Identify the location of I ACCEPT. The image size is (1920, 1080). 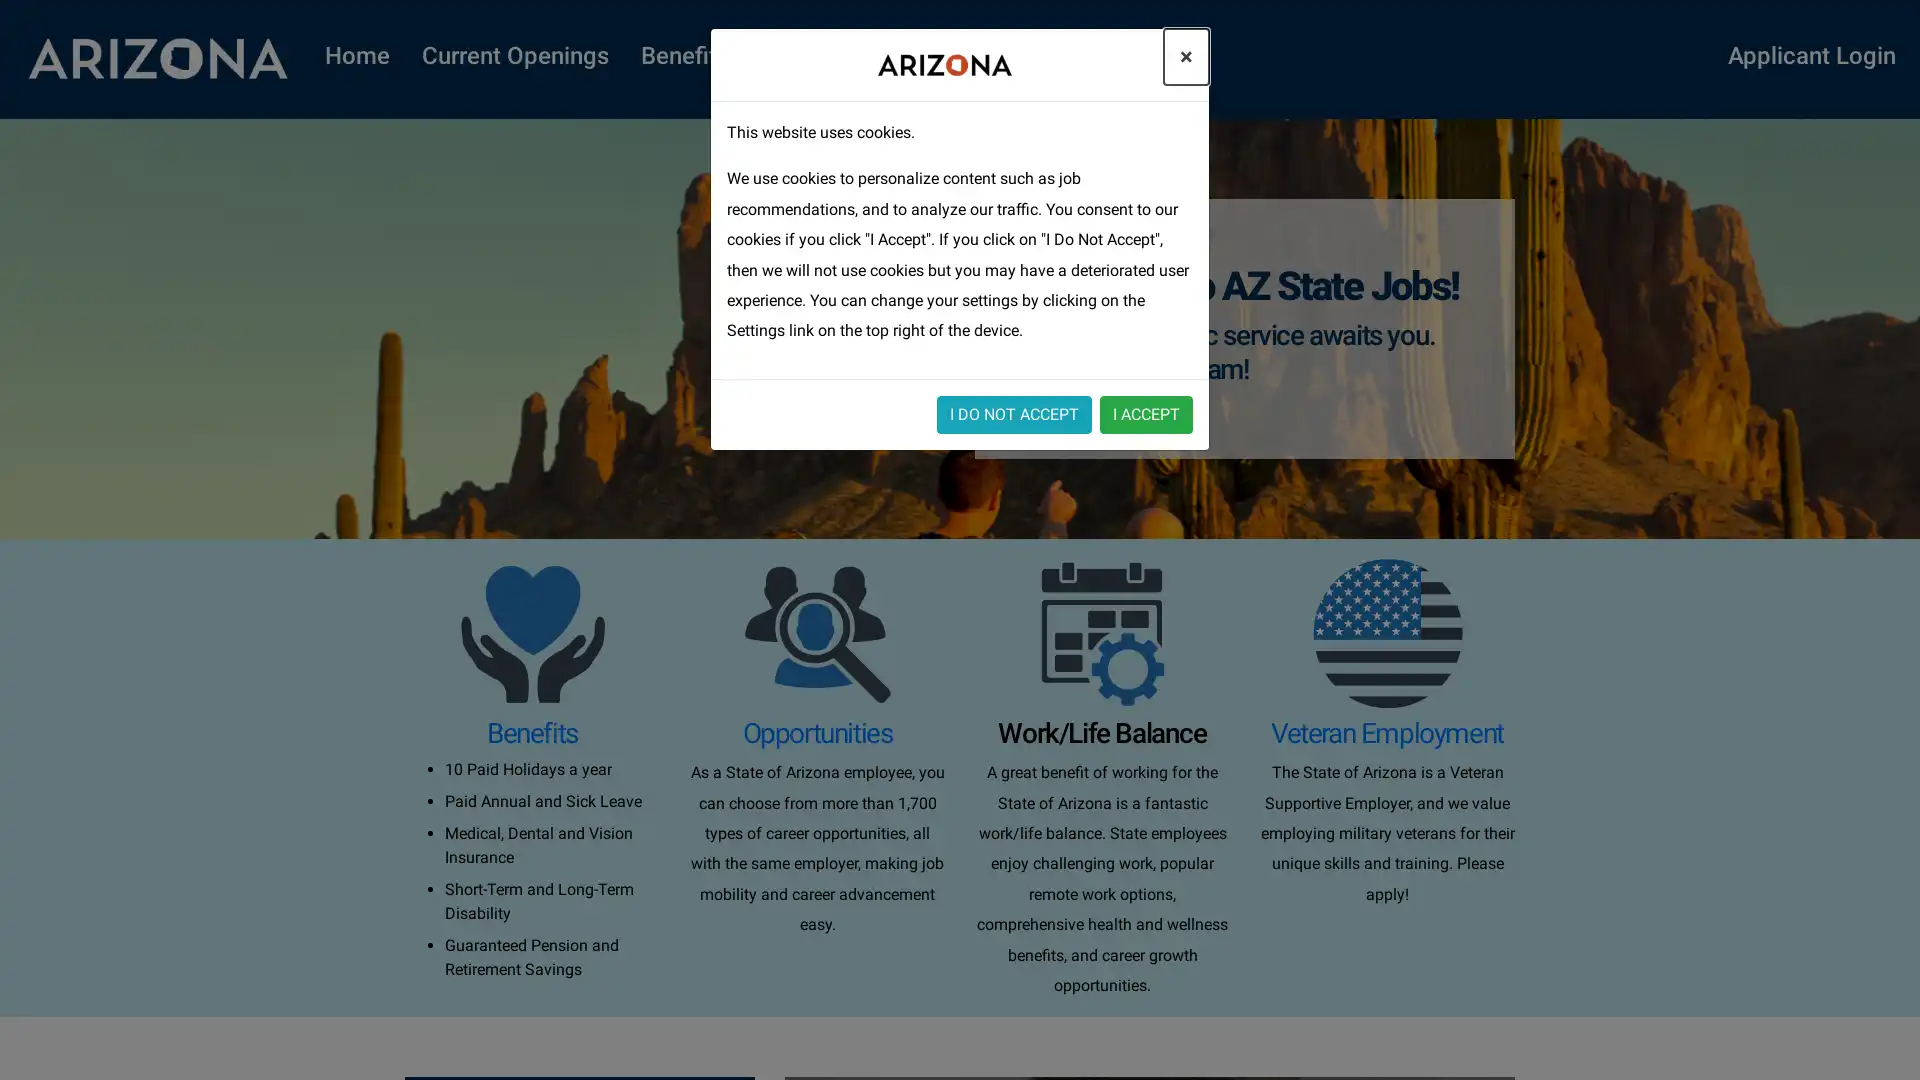
(1146, 412).